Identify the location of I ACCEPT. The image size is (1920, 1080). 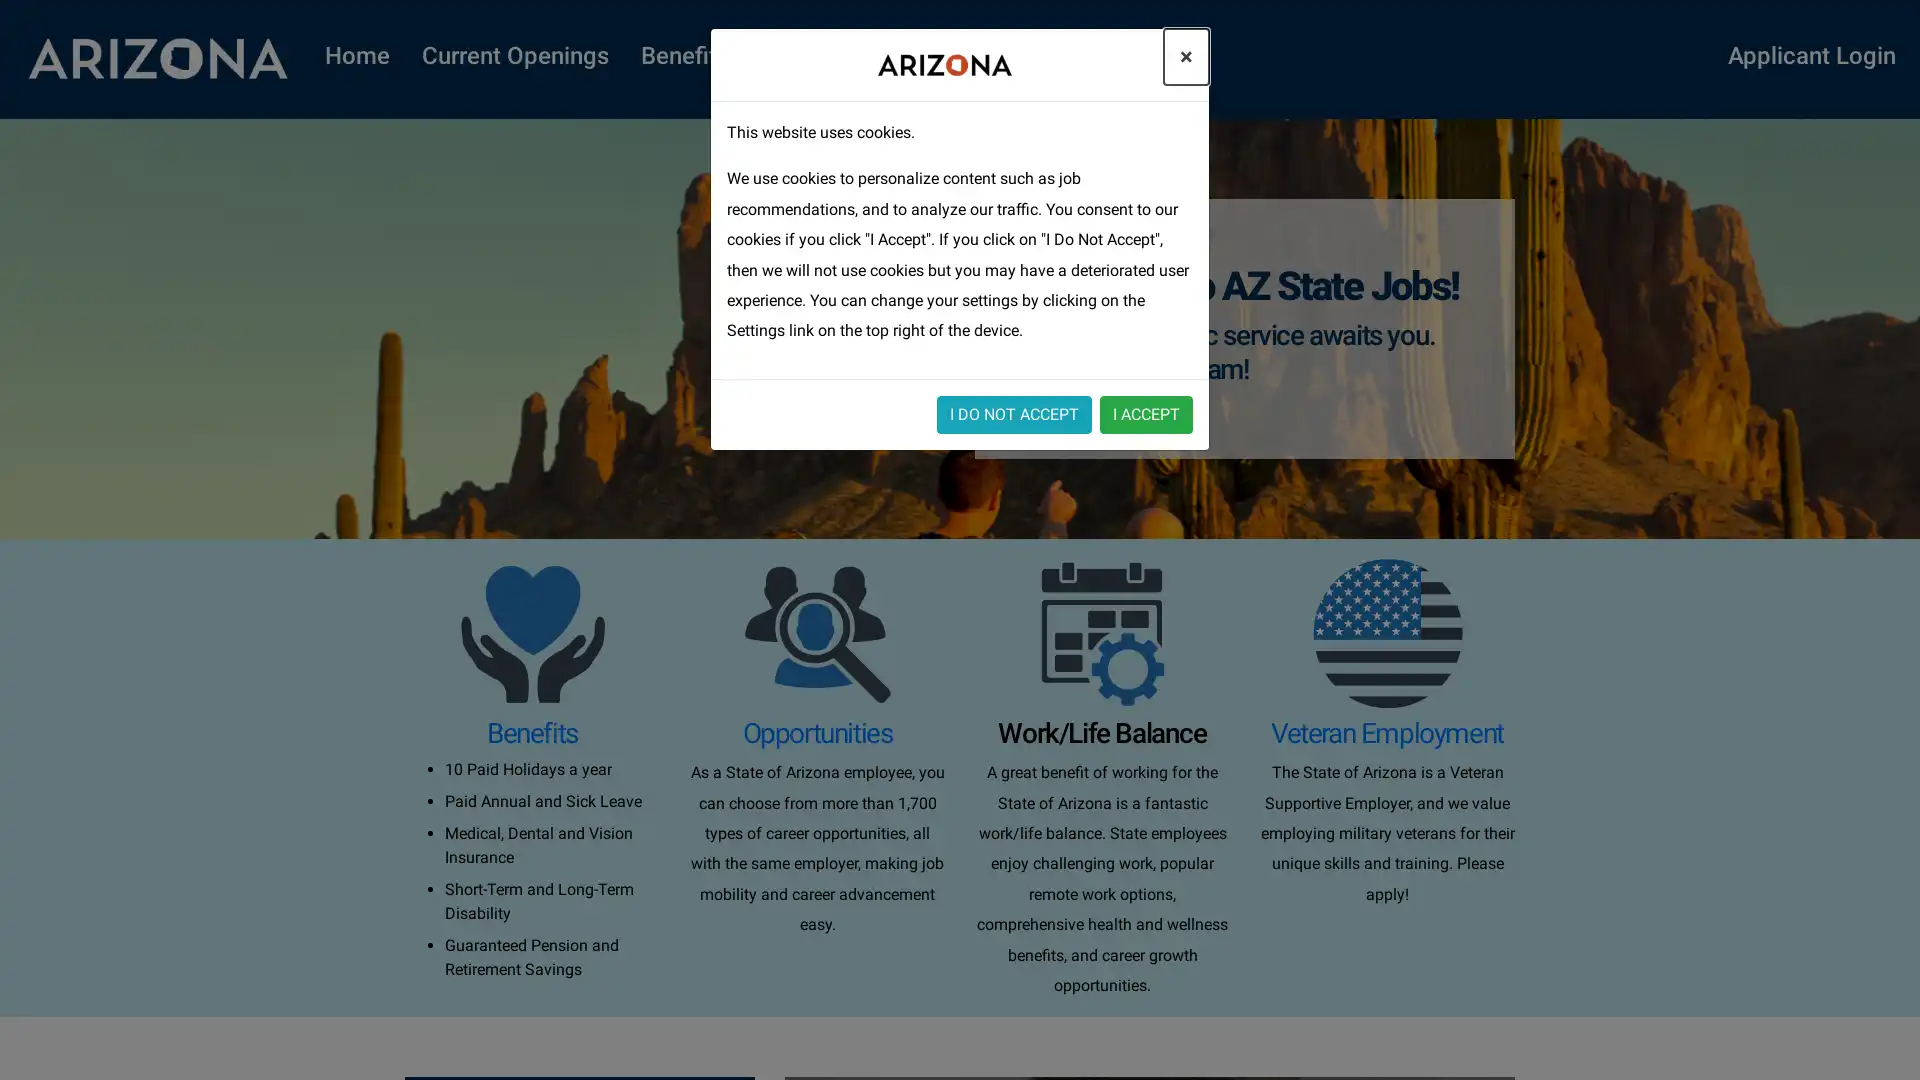
(1146, 412).